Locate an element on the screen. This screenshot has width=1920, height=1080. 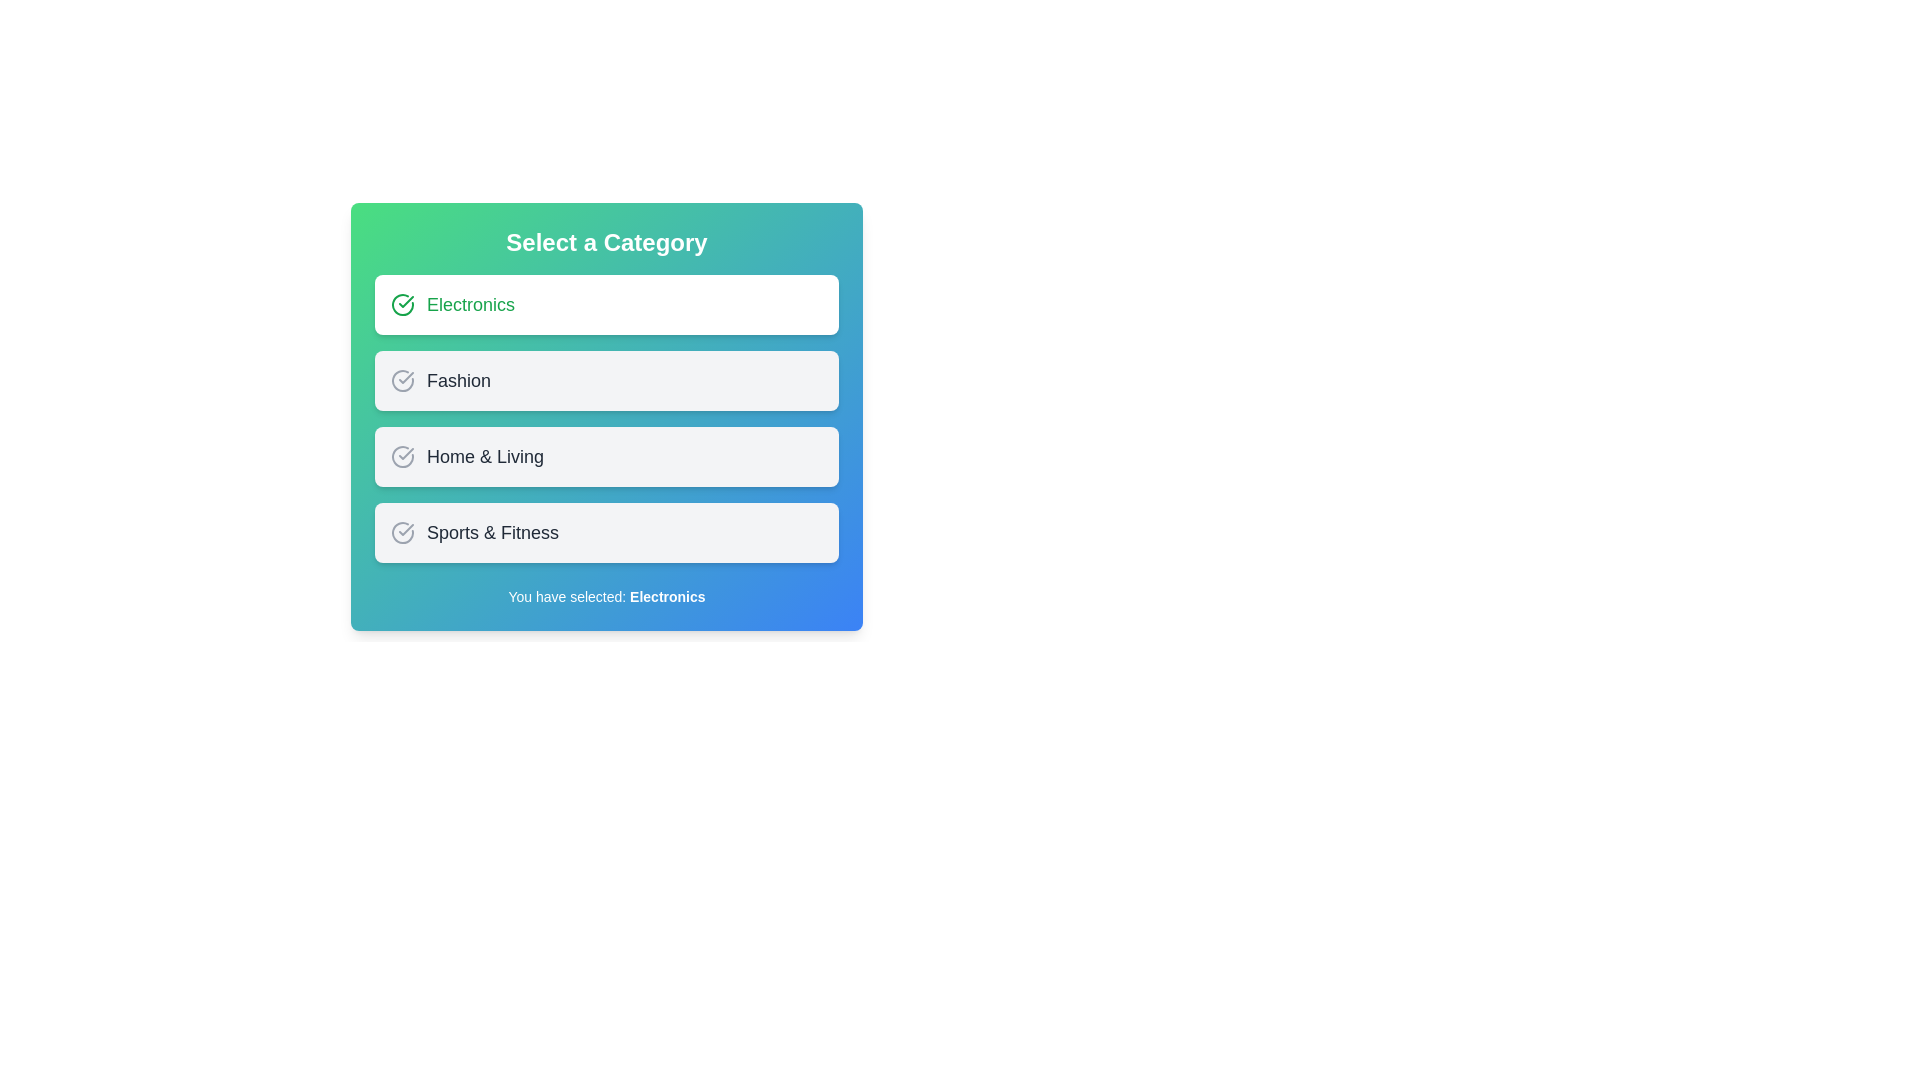
text from the Text Label that displays the currently selected category, which is the last word in the sentence 'You have selected: Electronics' is located at coordinates (667, 596).